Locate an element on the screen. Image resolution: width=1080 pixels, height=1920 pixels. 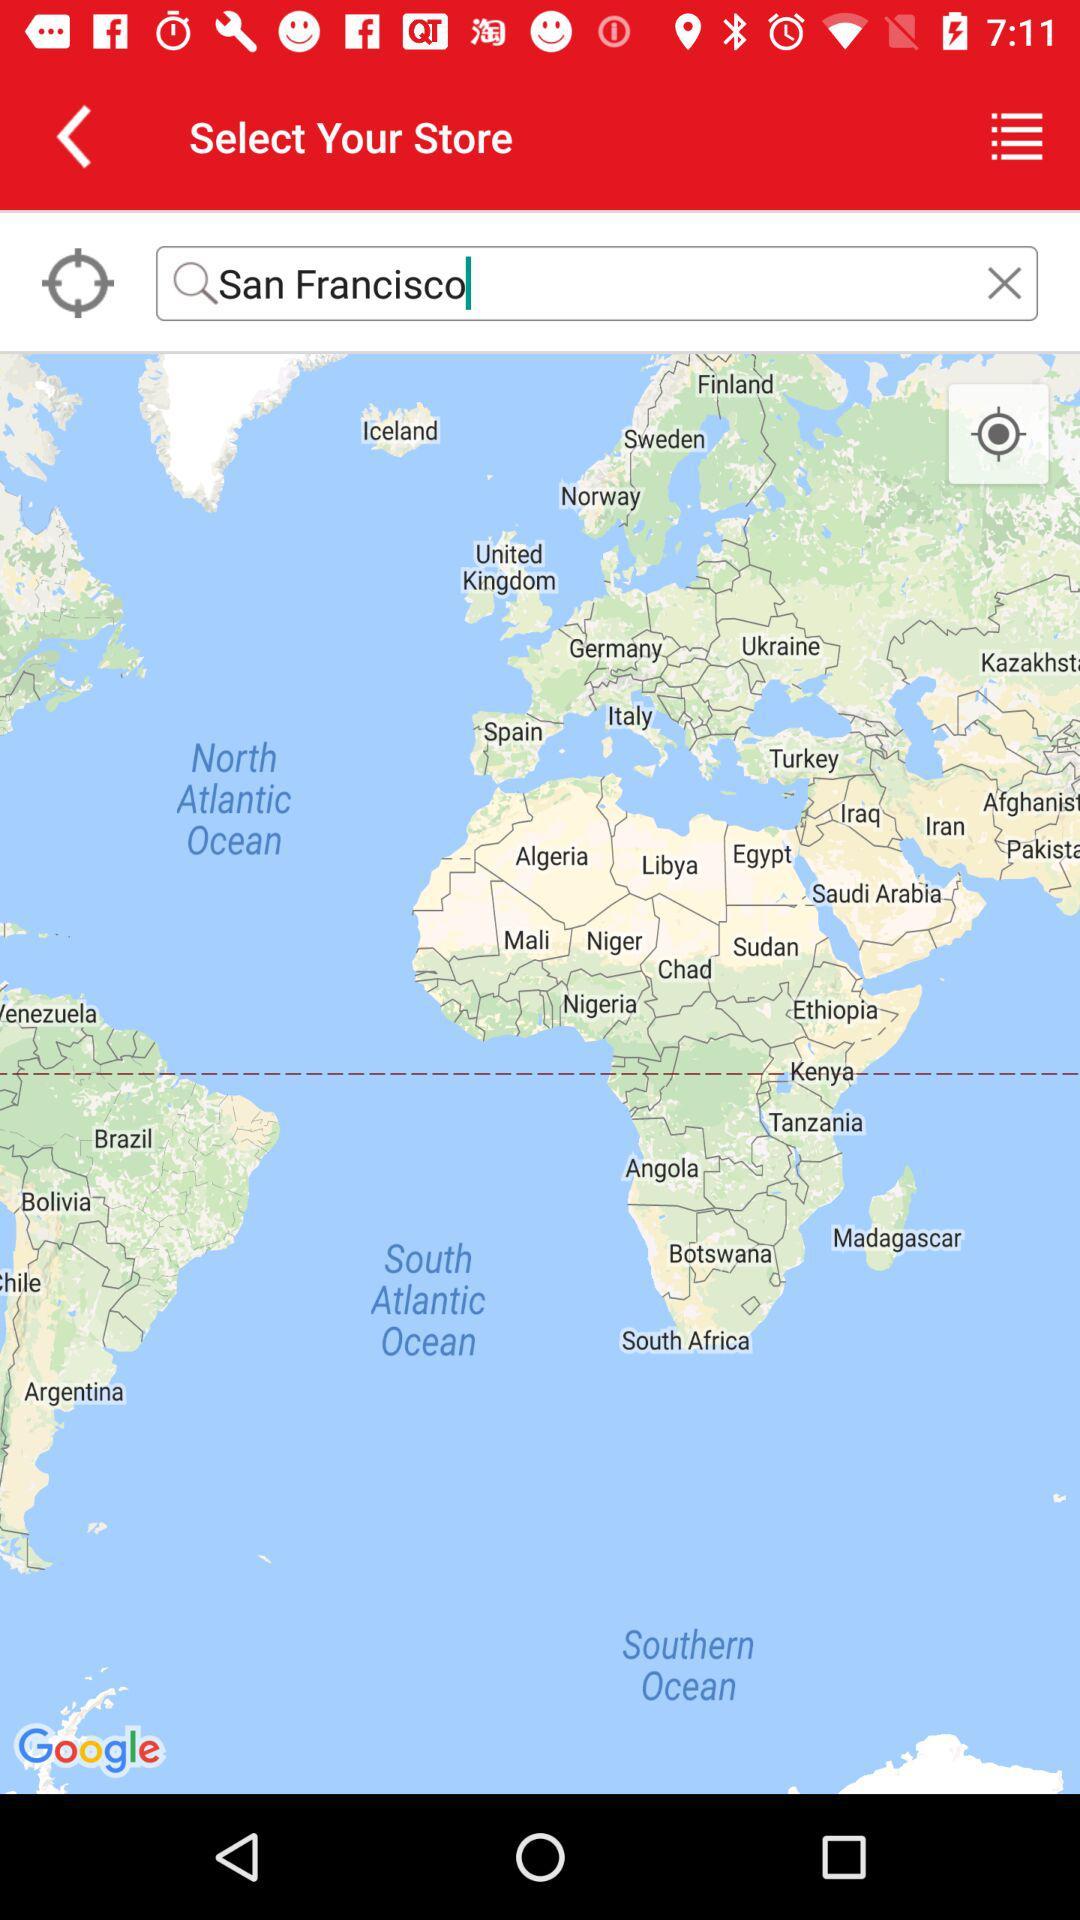
the close icon is located at coordinates (1004, 282).